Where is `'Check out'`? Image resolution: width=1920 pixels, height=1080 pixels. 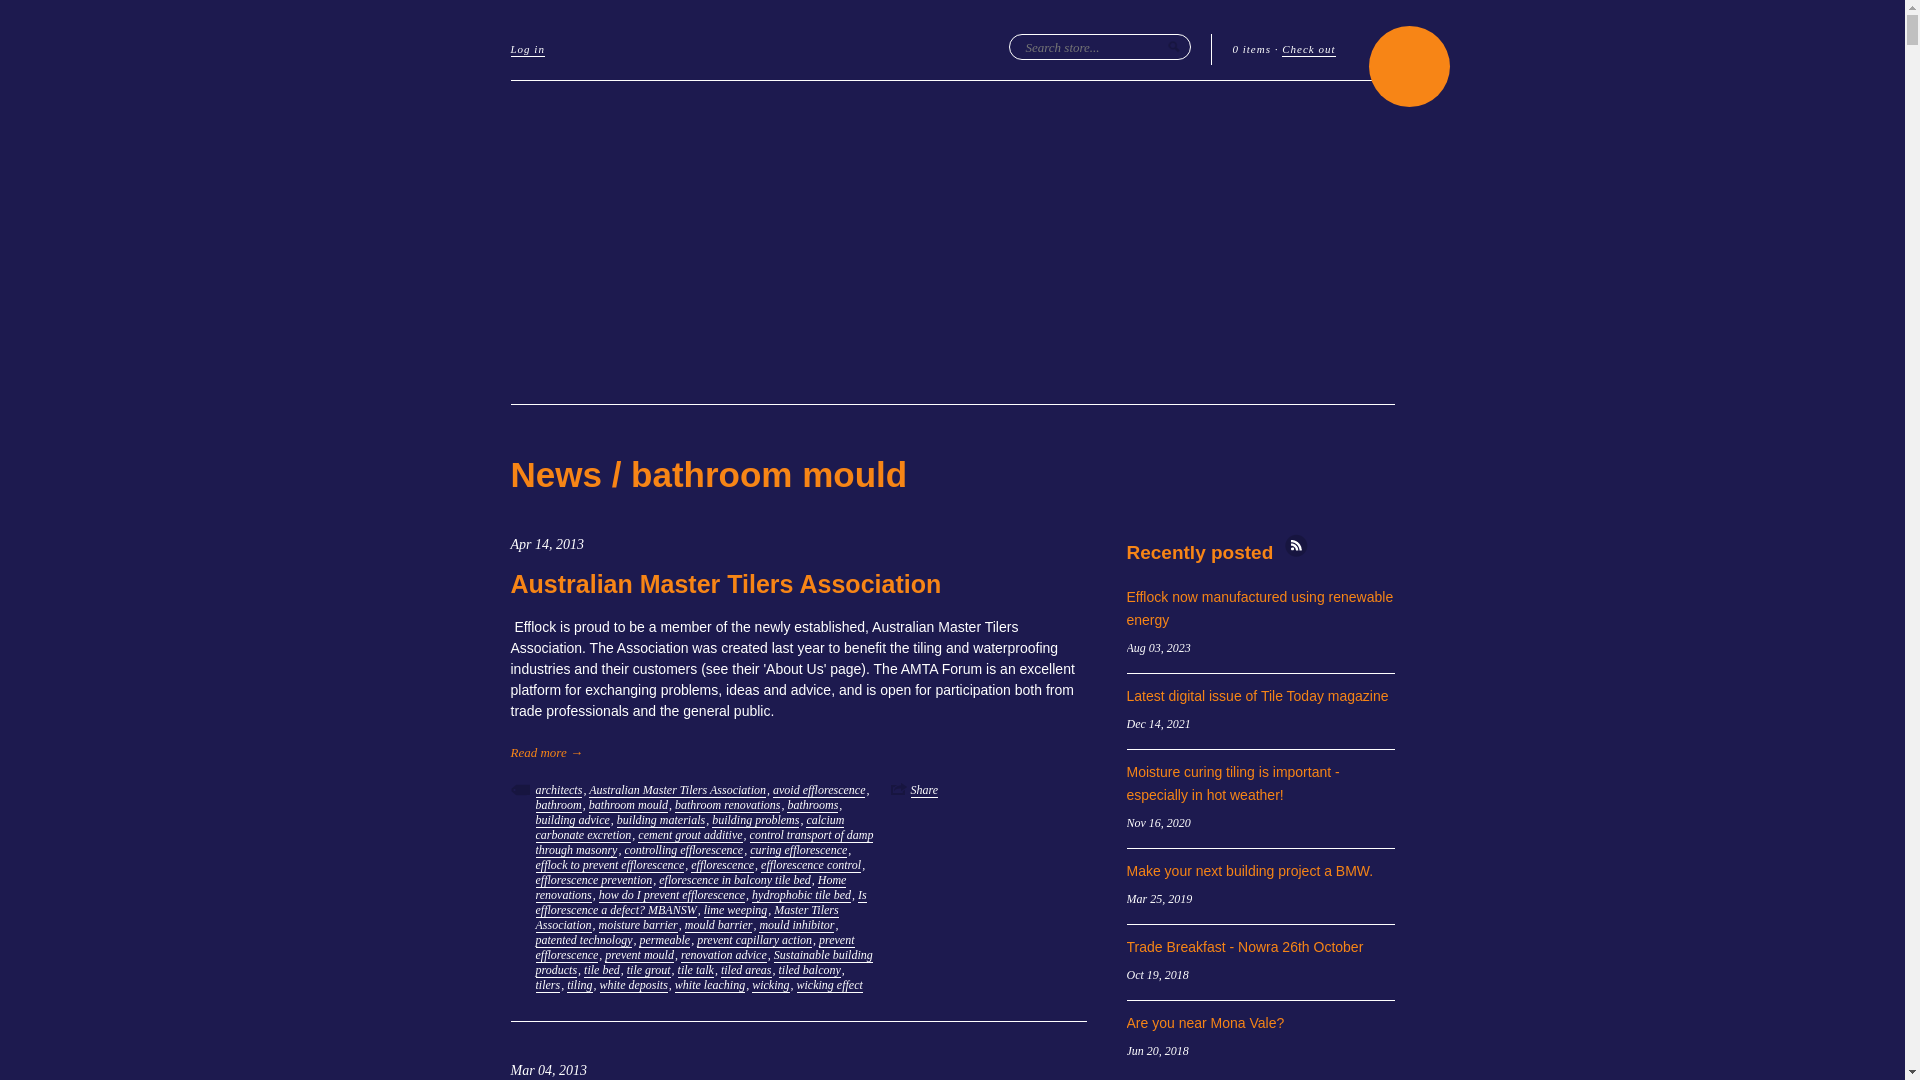
'Check out' is located at coordinates (1308, 49).